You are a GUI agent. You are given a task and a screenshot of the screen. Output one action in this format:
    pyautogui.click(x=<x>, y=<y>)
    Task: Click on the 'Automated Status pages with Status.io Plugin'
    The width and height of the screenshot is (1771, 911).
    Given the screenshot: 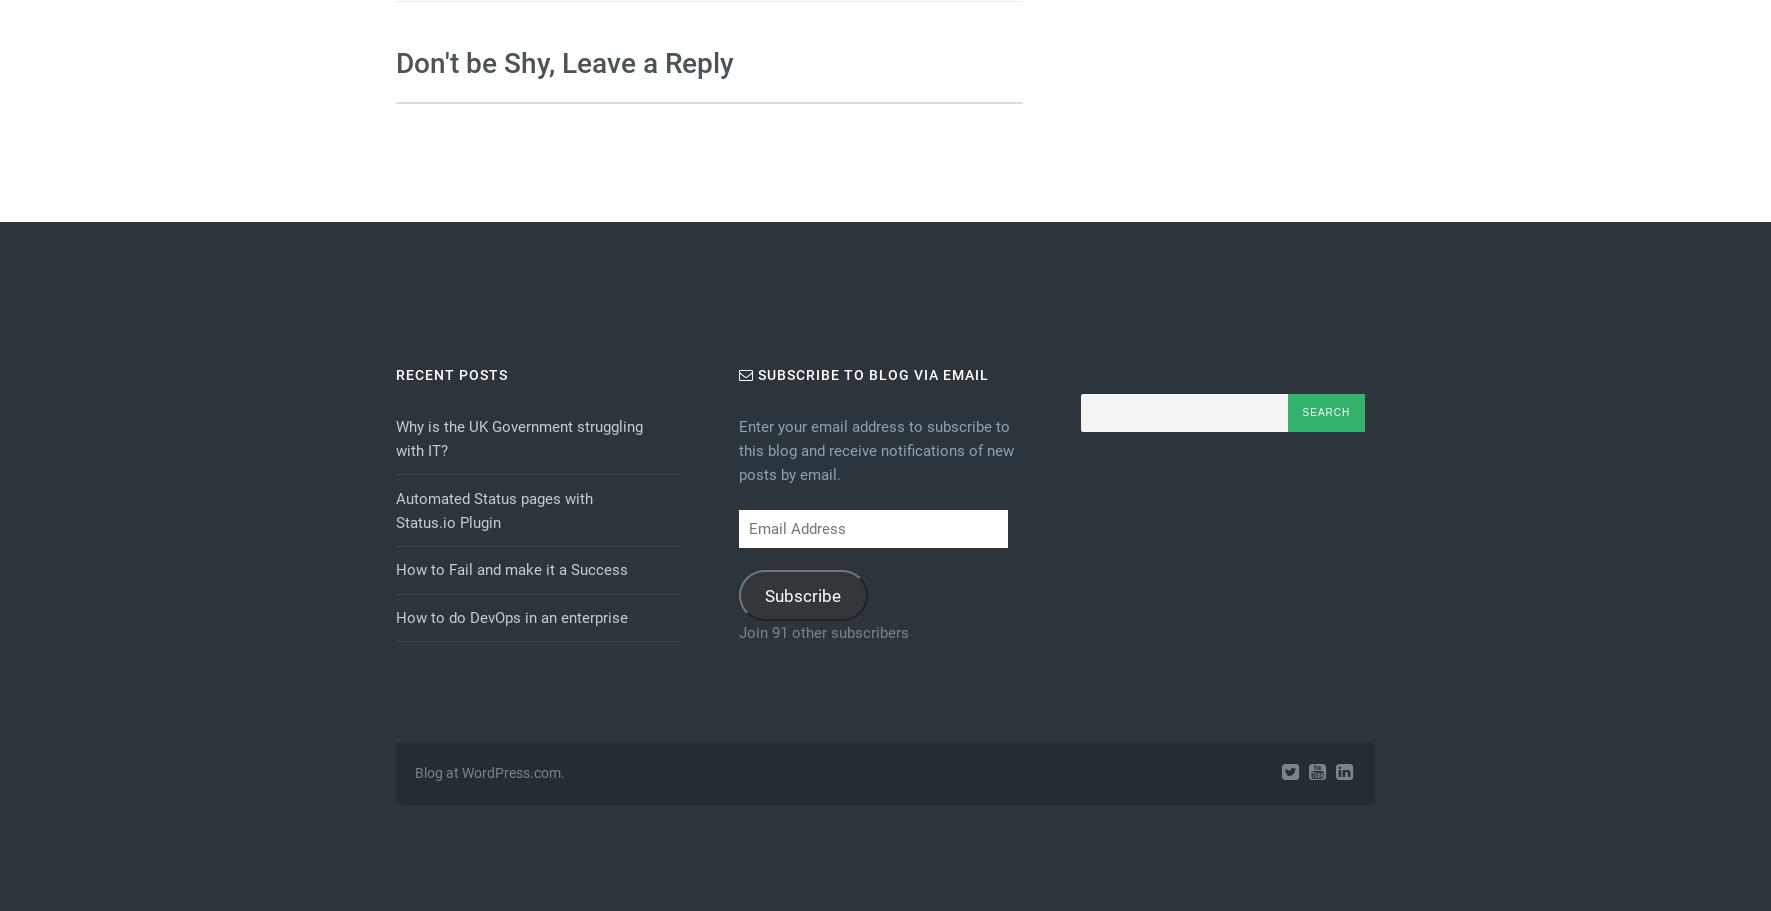 What is the action you would take?
    pyautogui.click(x=493, y=509)
    